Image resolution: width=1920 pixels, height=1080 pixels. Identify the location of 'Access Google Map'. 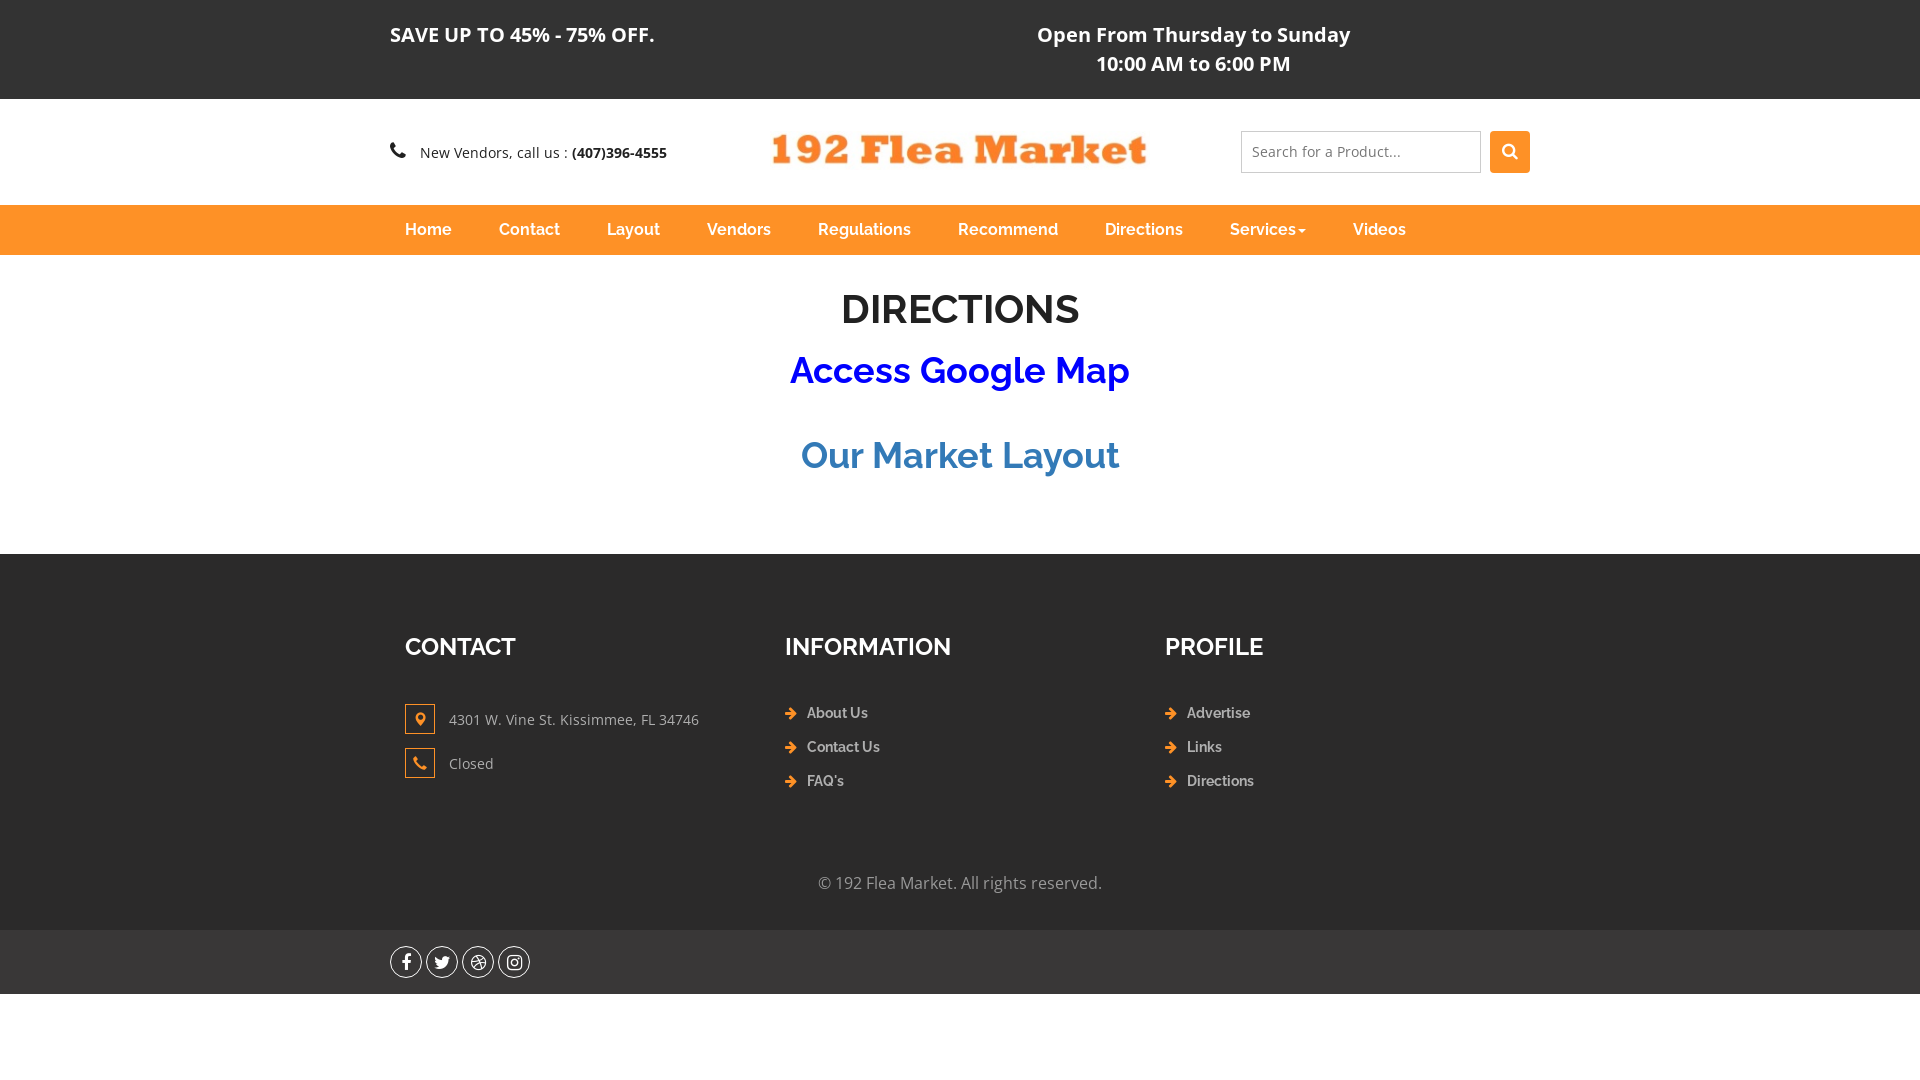
(960, 370).